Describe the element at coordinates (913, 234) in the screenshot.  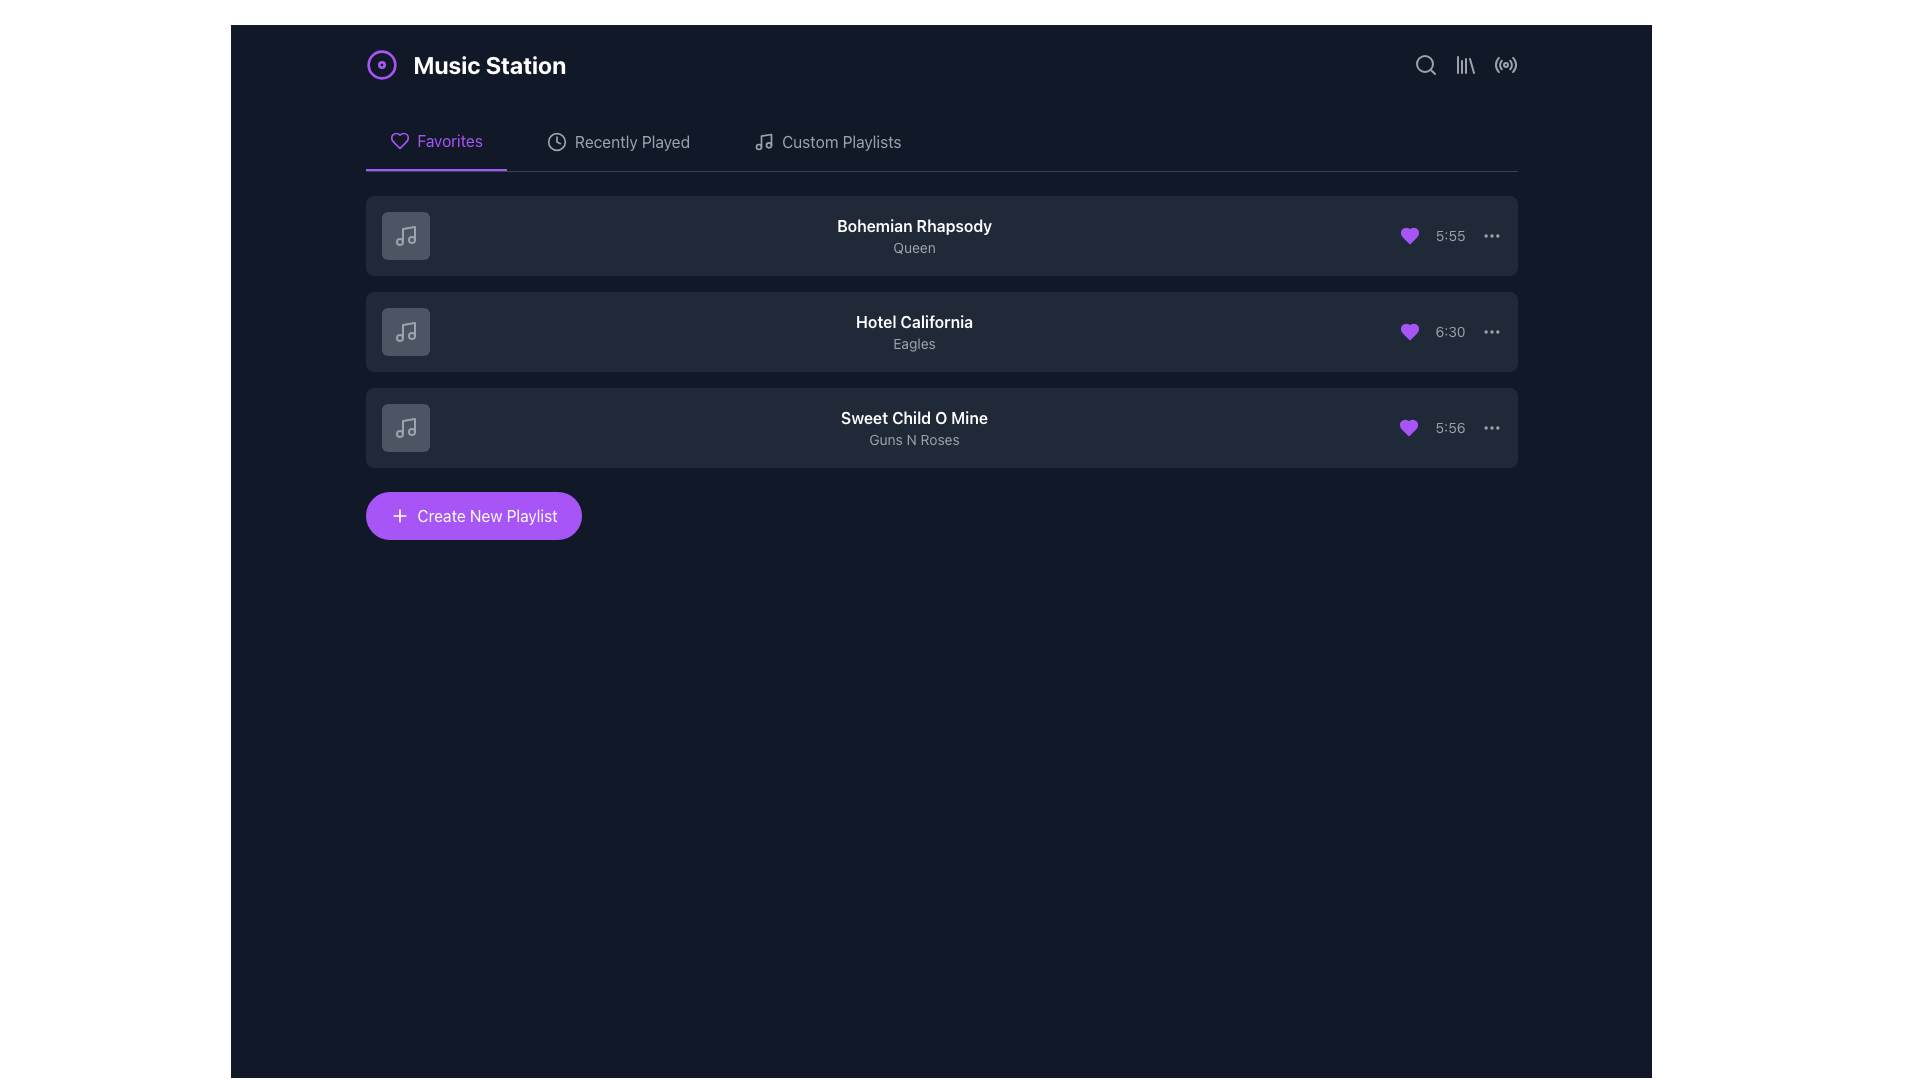
I see `the text display element that shows the song's title and artist, located within the music playlist entry block, positioned to the right of the music icon and above the duration text '5:55'` at that location.